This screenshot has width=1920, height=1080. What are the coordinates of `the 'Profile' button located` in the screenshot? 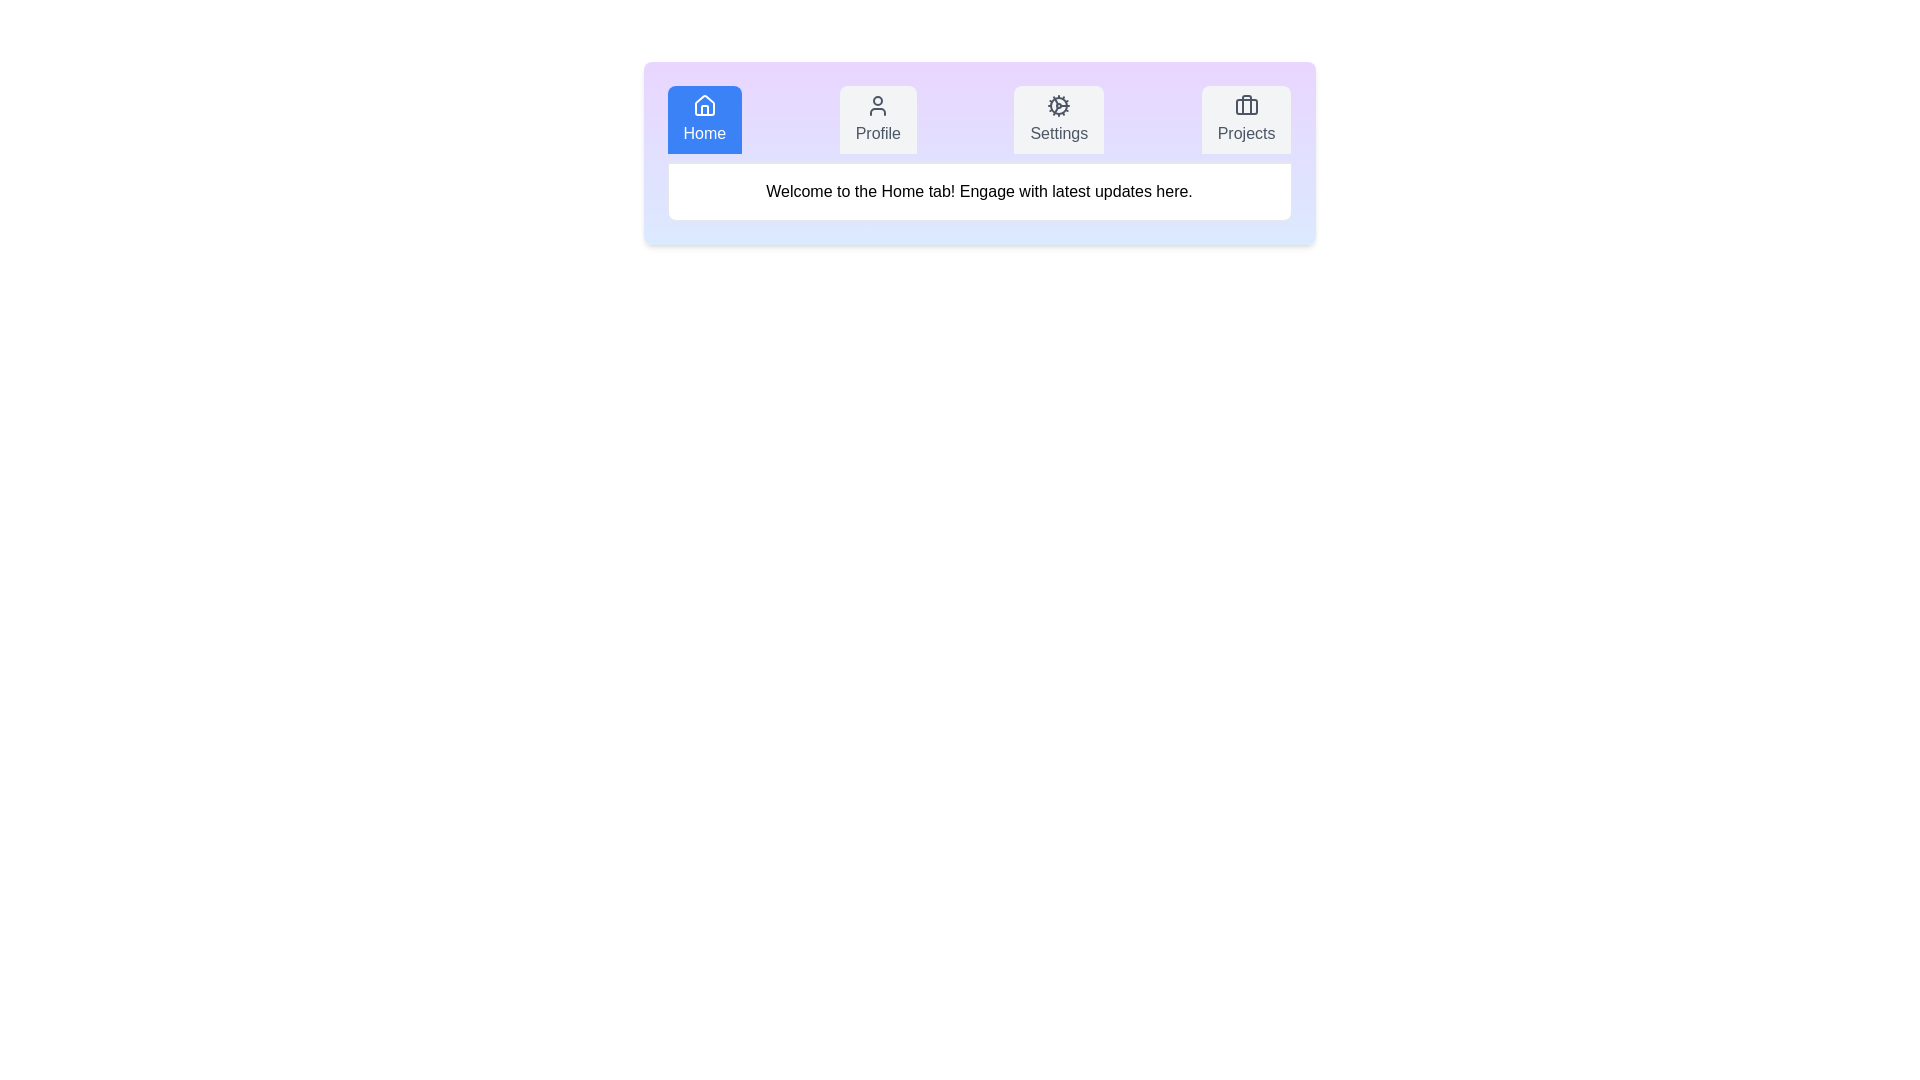 It's located at (878, 119).